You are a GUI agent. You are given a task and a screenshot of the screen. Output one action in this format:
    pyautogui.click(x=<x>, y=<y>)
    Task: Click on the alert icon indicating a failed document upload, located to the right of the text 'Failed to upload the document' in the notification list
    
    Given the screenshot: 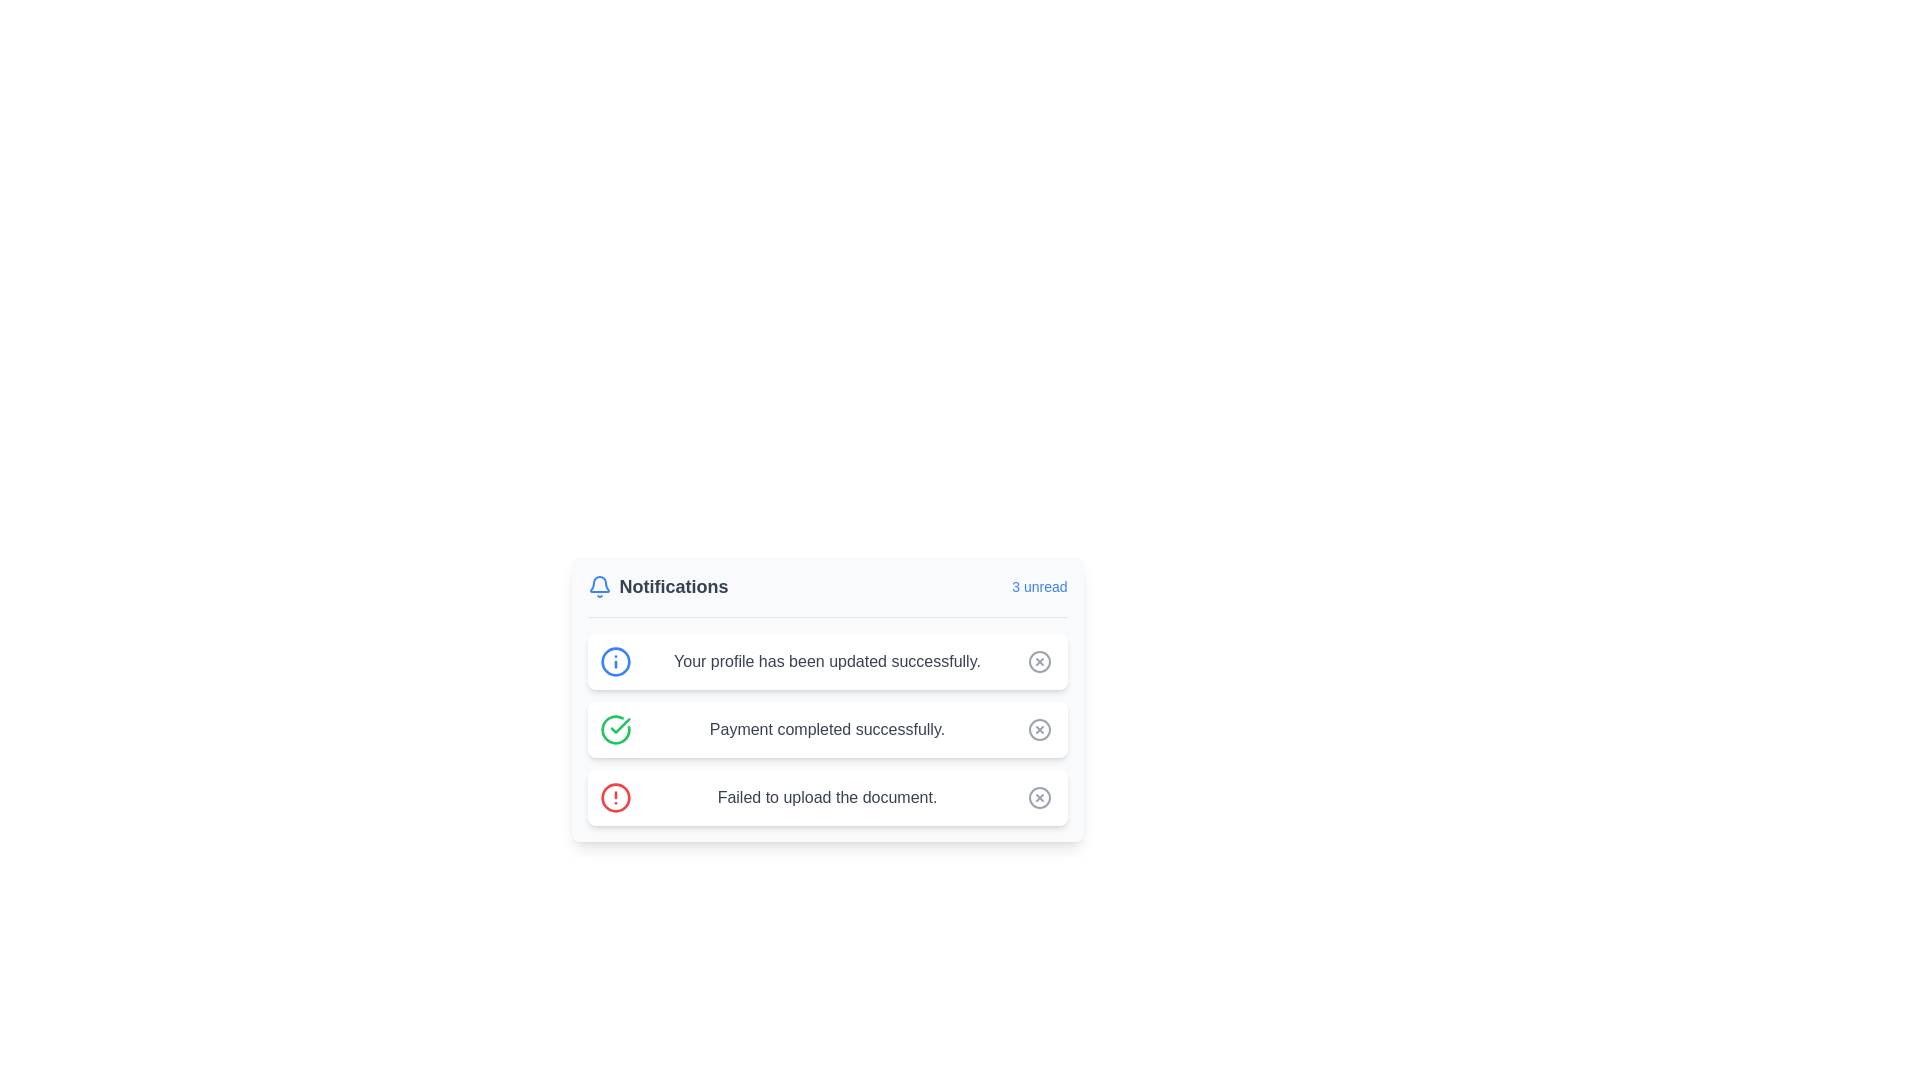 What is the action you would take?
    pyautogui.click(x=614, y=797)
    